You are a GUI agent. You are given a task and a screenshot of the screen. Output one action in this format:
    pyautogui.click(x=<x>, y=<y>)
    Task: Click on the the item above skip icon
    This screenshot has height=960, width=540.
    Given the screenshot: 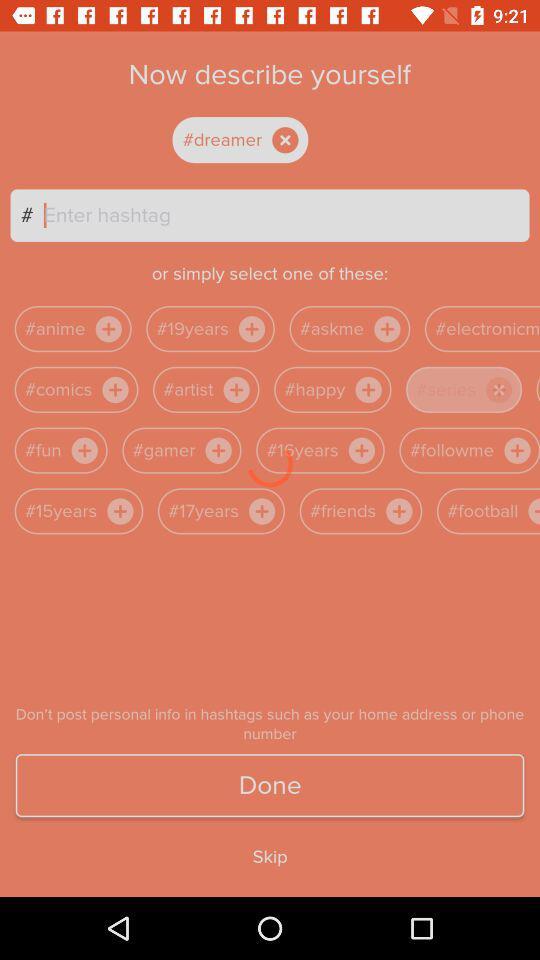 What is the action you would take?
    pyautogui.click(x=270, y=785)
    